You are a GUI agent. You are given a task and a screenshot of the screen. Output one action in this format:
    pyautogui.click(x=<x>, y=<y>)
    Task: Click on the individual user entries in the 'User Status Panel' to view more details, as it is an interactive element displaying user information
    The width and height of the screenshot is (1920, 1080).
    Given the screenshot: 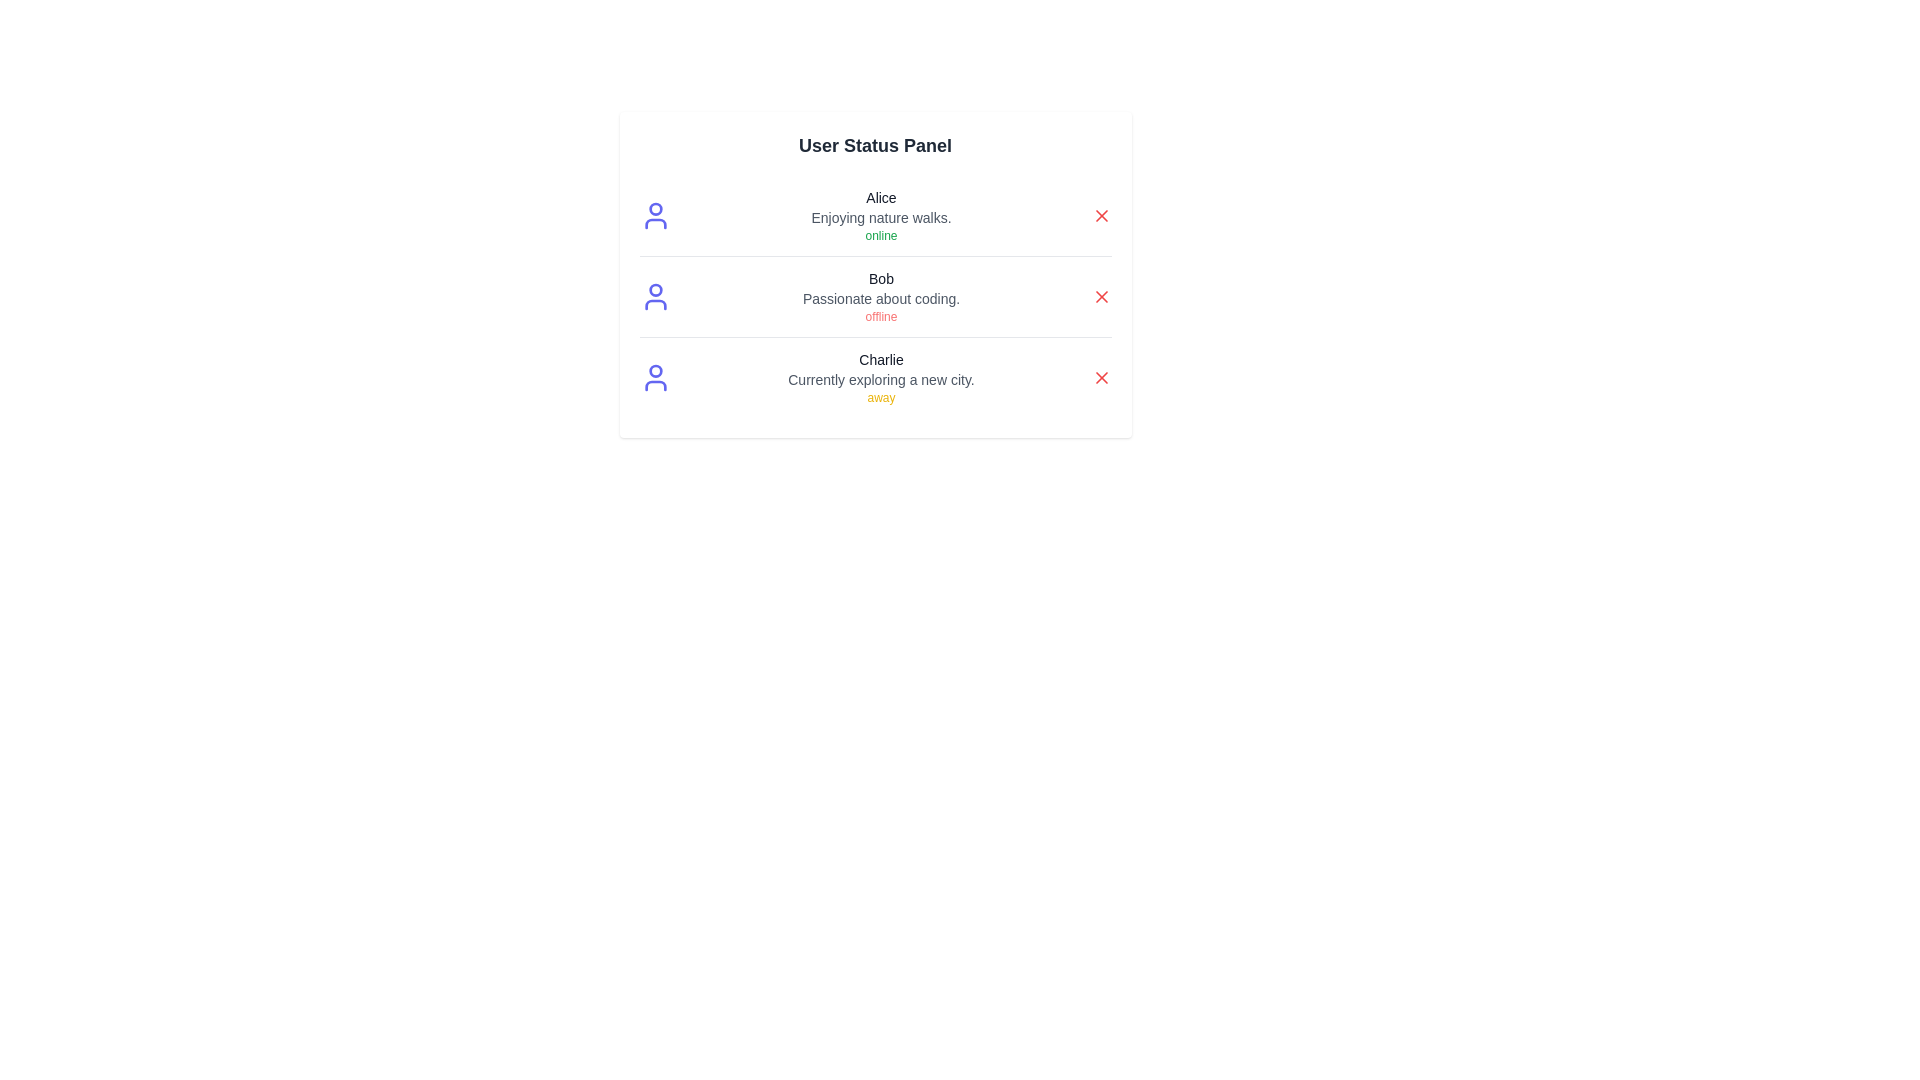 What is the action you would take?
    pyautogui.click(x=875, y=274)
    